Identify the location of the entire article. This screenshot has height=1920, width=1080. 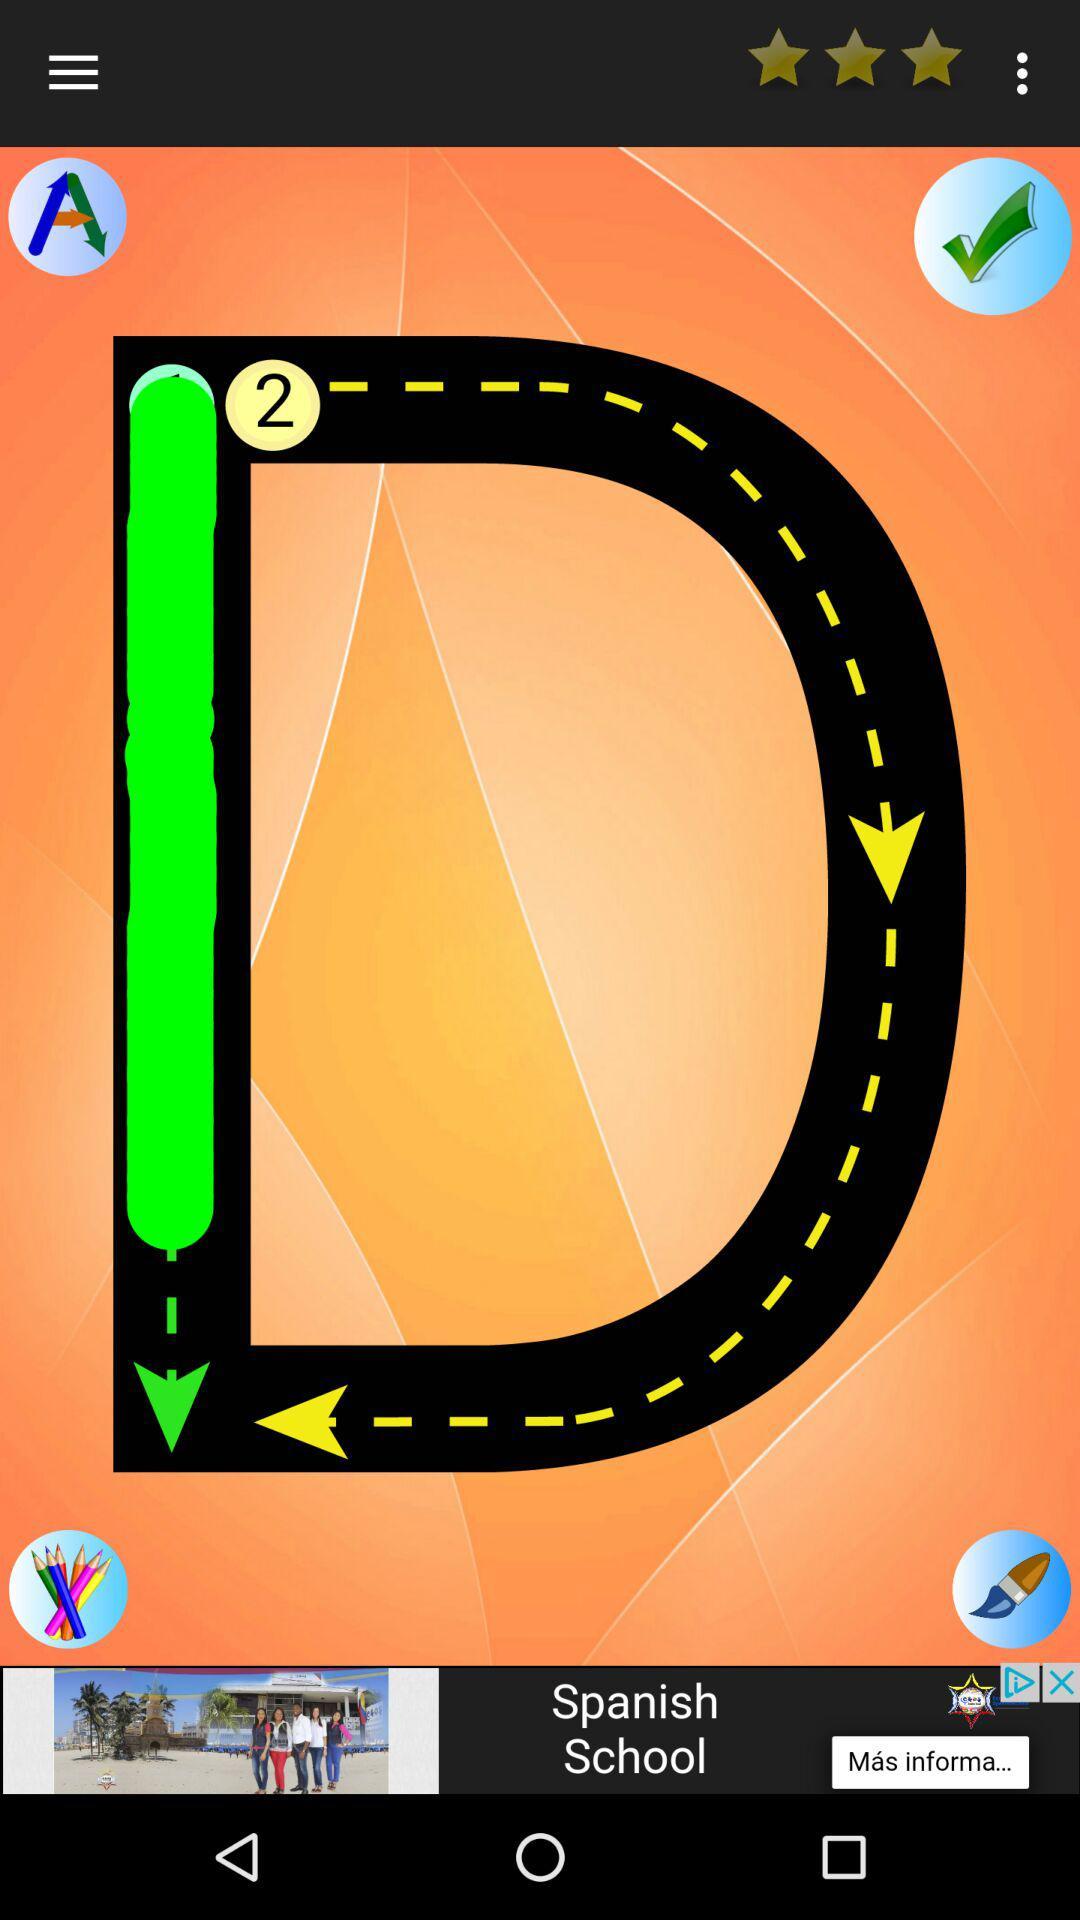
(540, 903).